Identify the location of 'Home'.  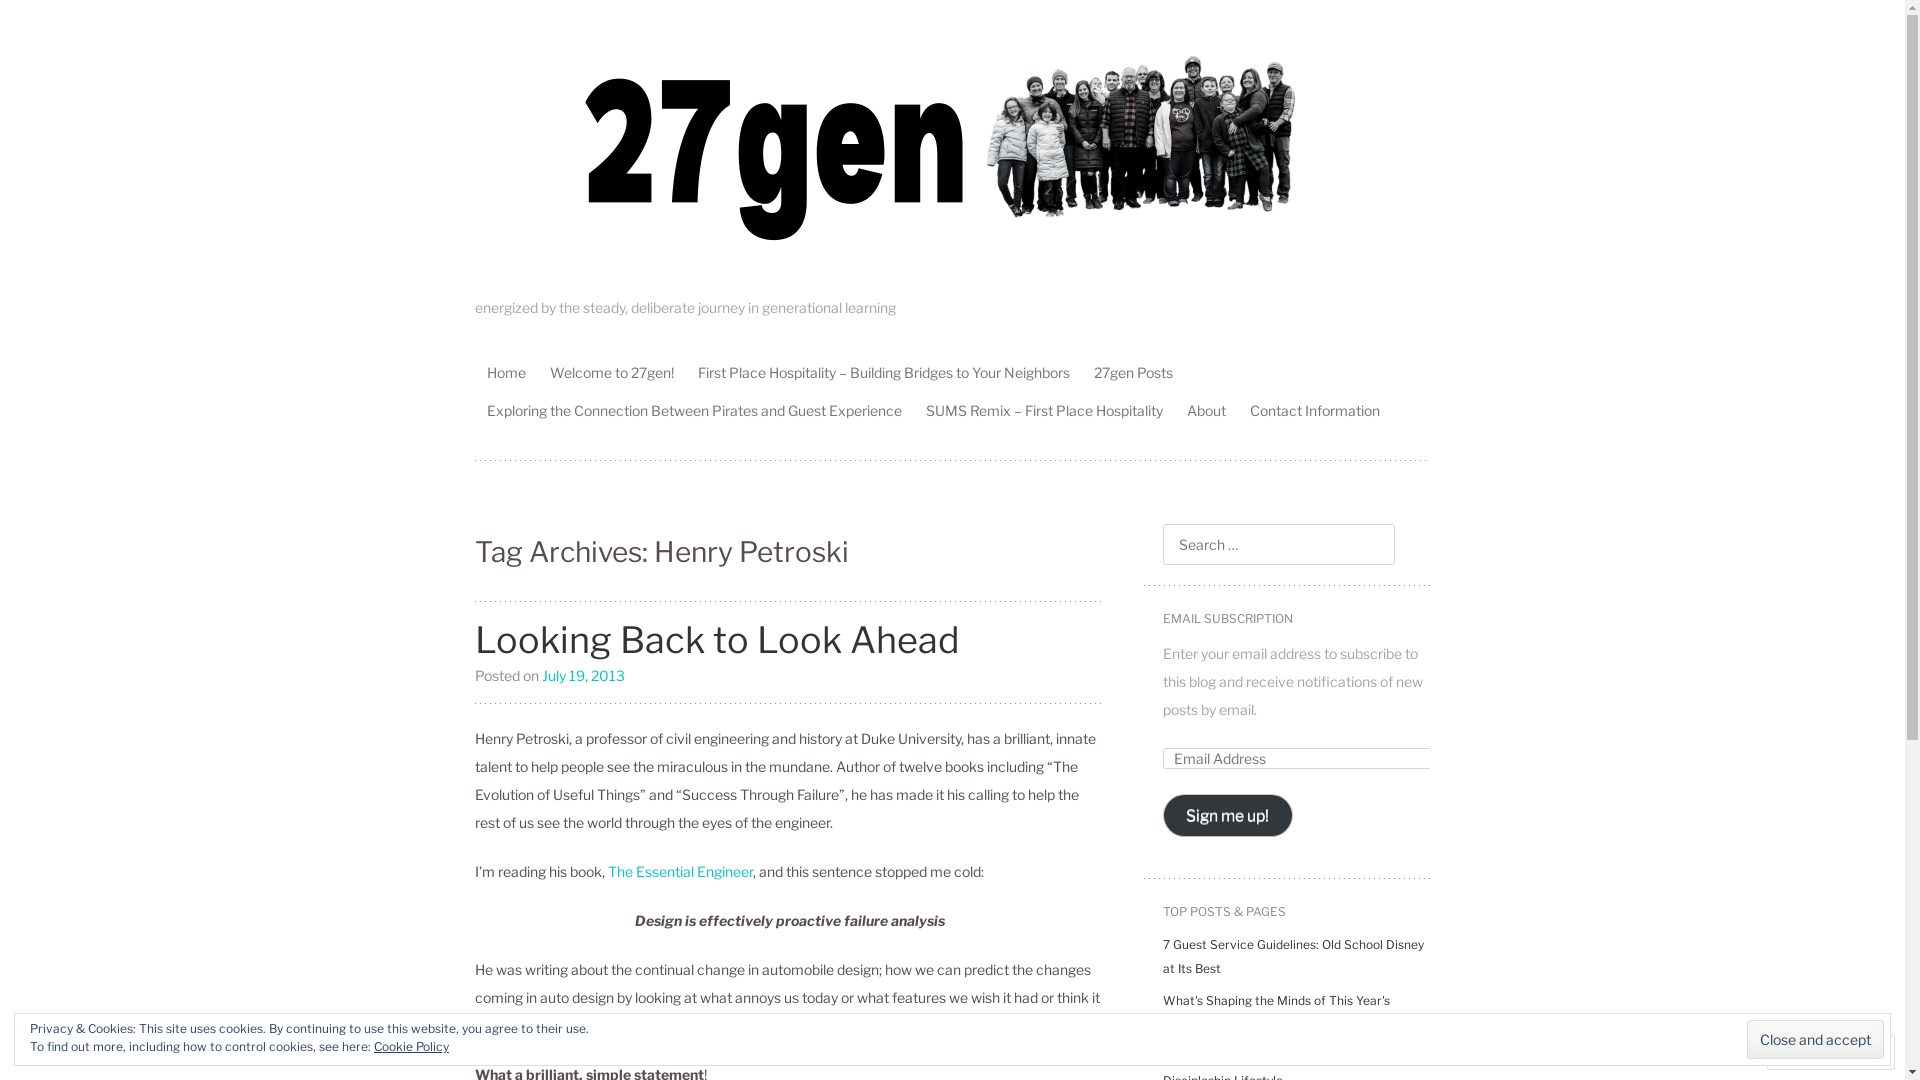
(506, 371).